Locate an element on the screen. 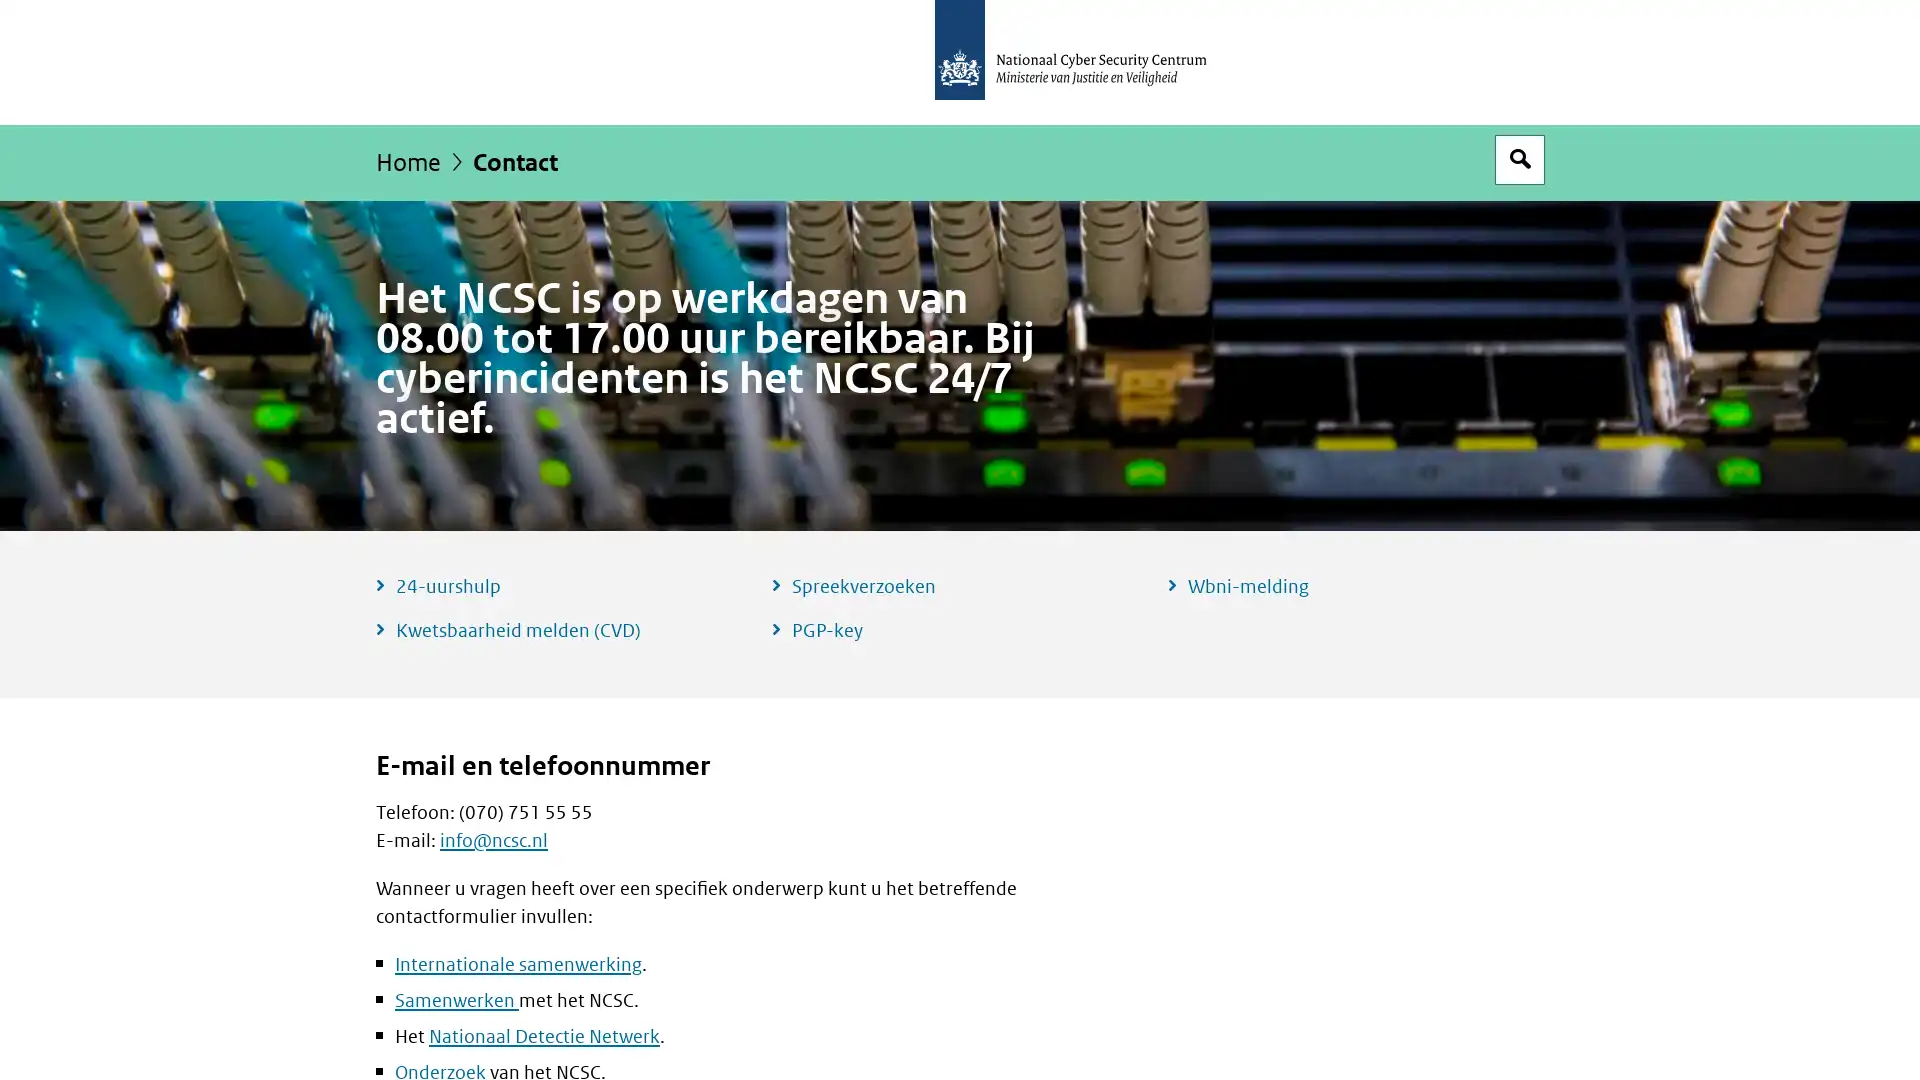 The height and width of the screenshot is (1080, 1920). Open zoekveld is located at coordinates (1520, 158).